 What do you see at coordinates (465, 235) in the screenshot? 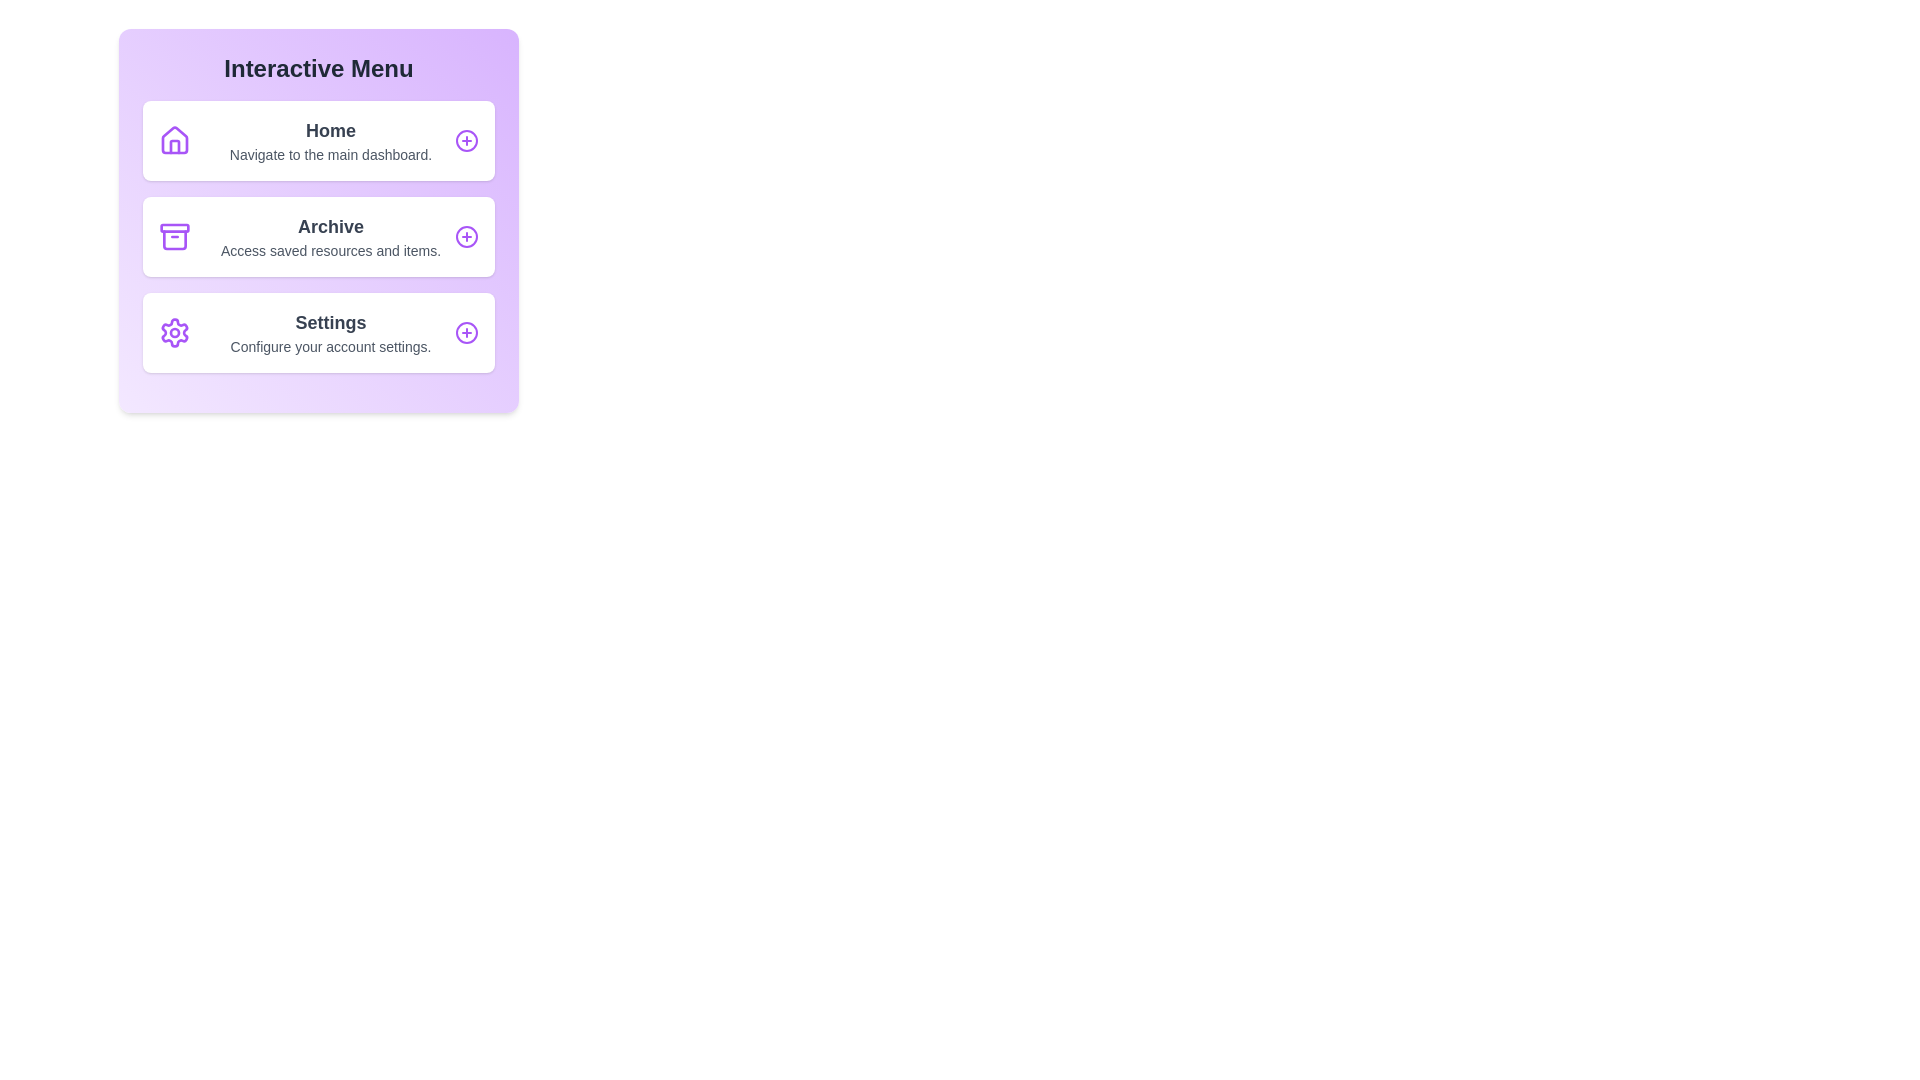
I see `toggle button for Archive to expand or collapse its description` at bounding box center [465, 235].